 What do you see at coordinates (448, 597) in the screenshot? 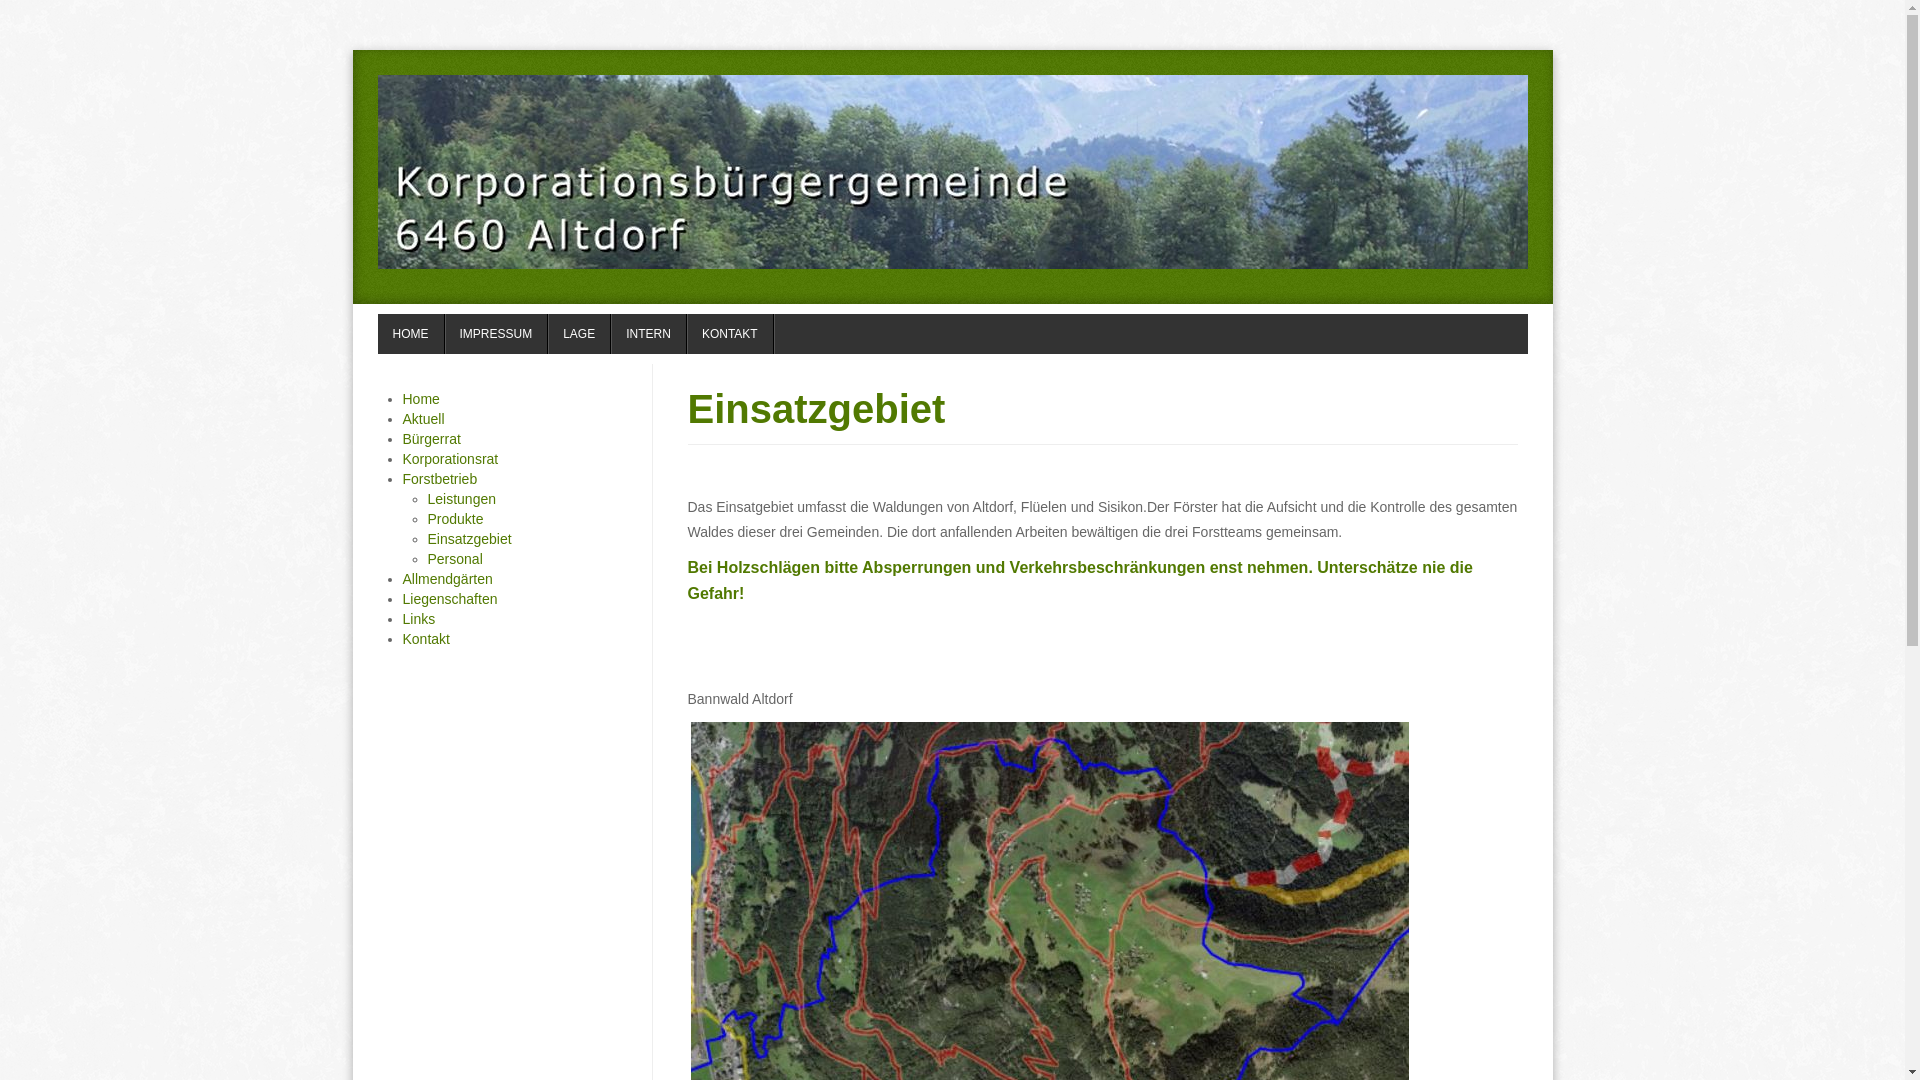
I see `'Liegenschaften'` at bounding box center [448, 597].